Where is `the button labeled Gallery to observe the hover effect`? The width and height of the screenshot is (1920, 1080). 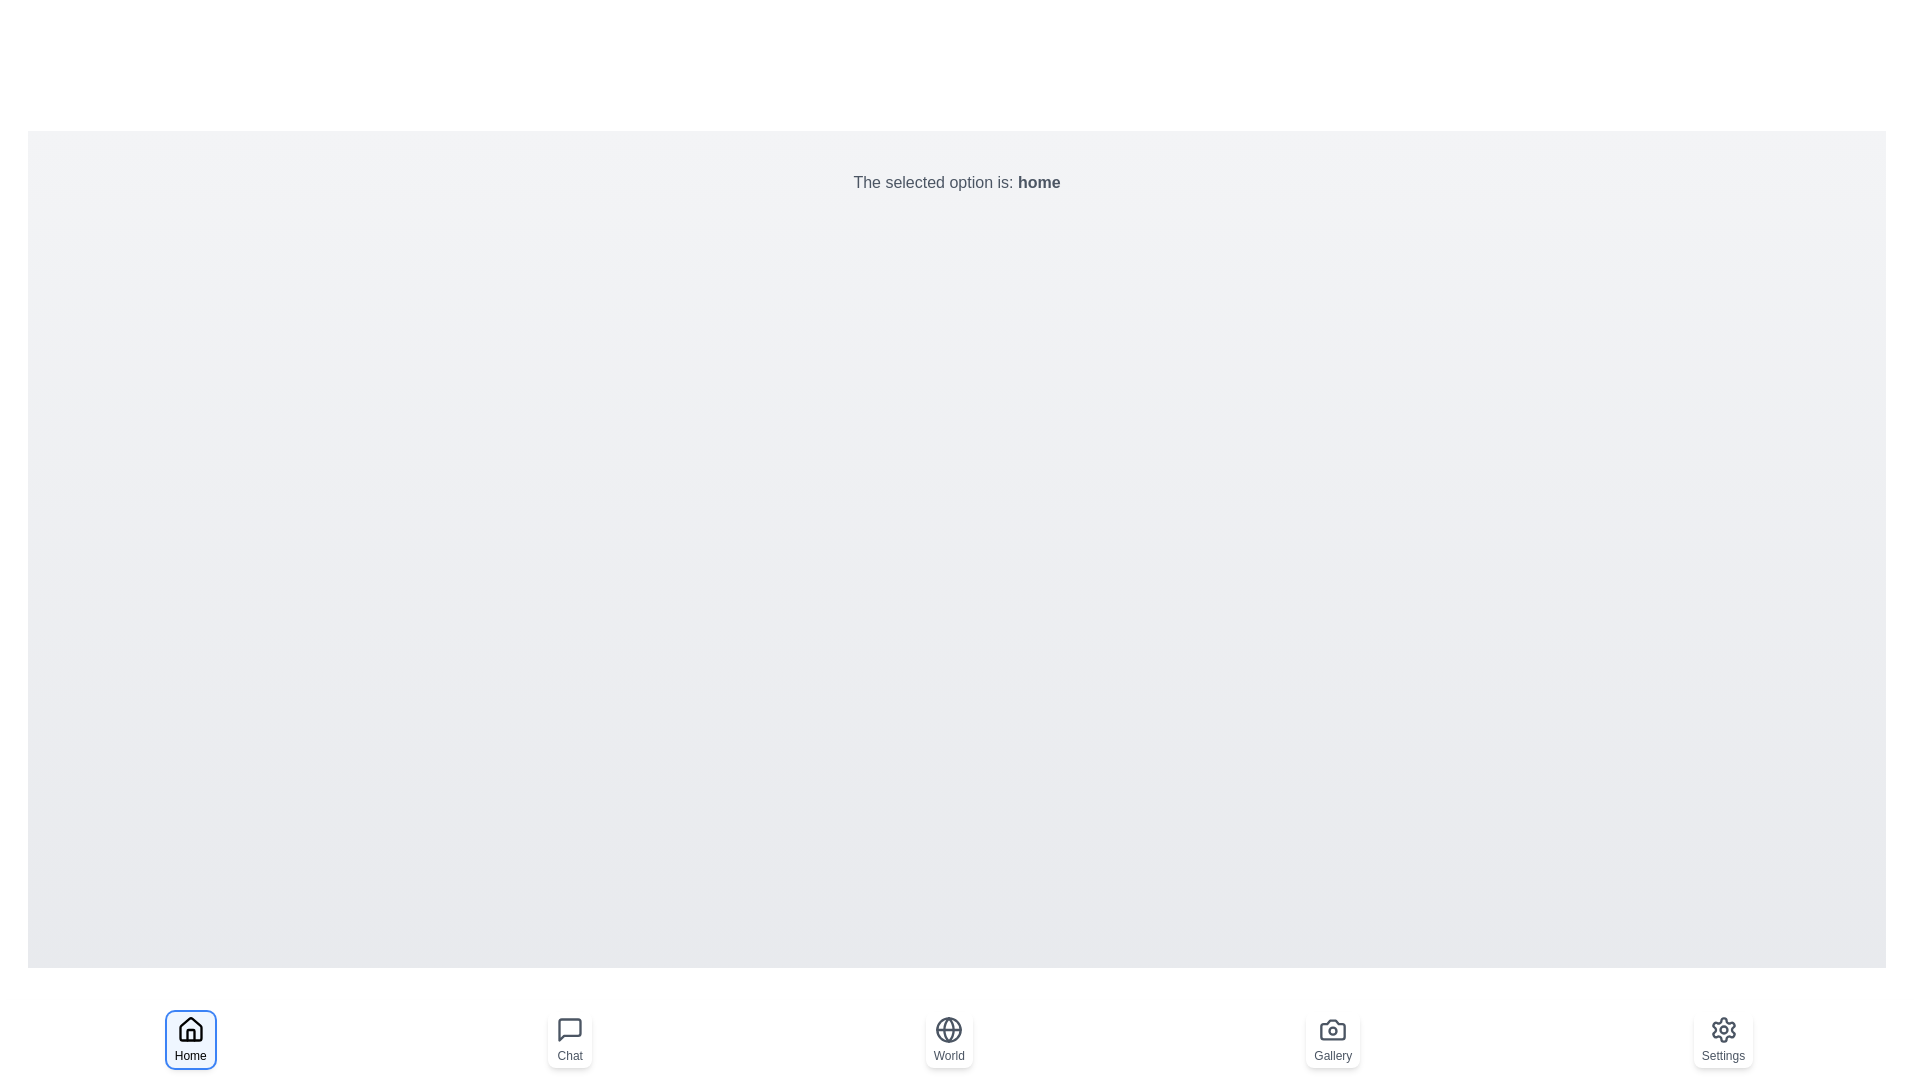 the button labeled Gallery to observe the hover effect is located at coordinates (1333, 1039).